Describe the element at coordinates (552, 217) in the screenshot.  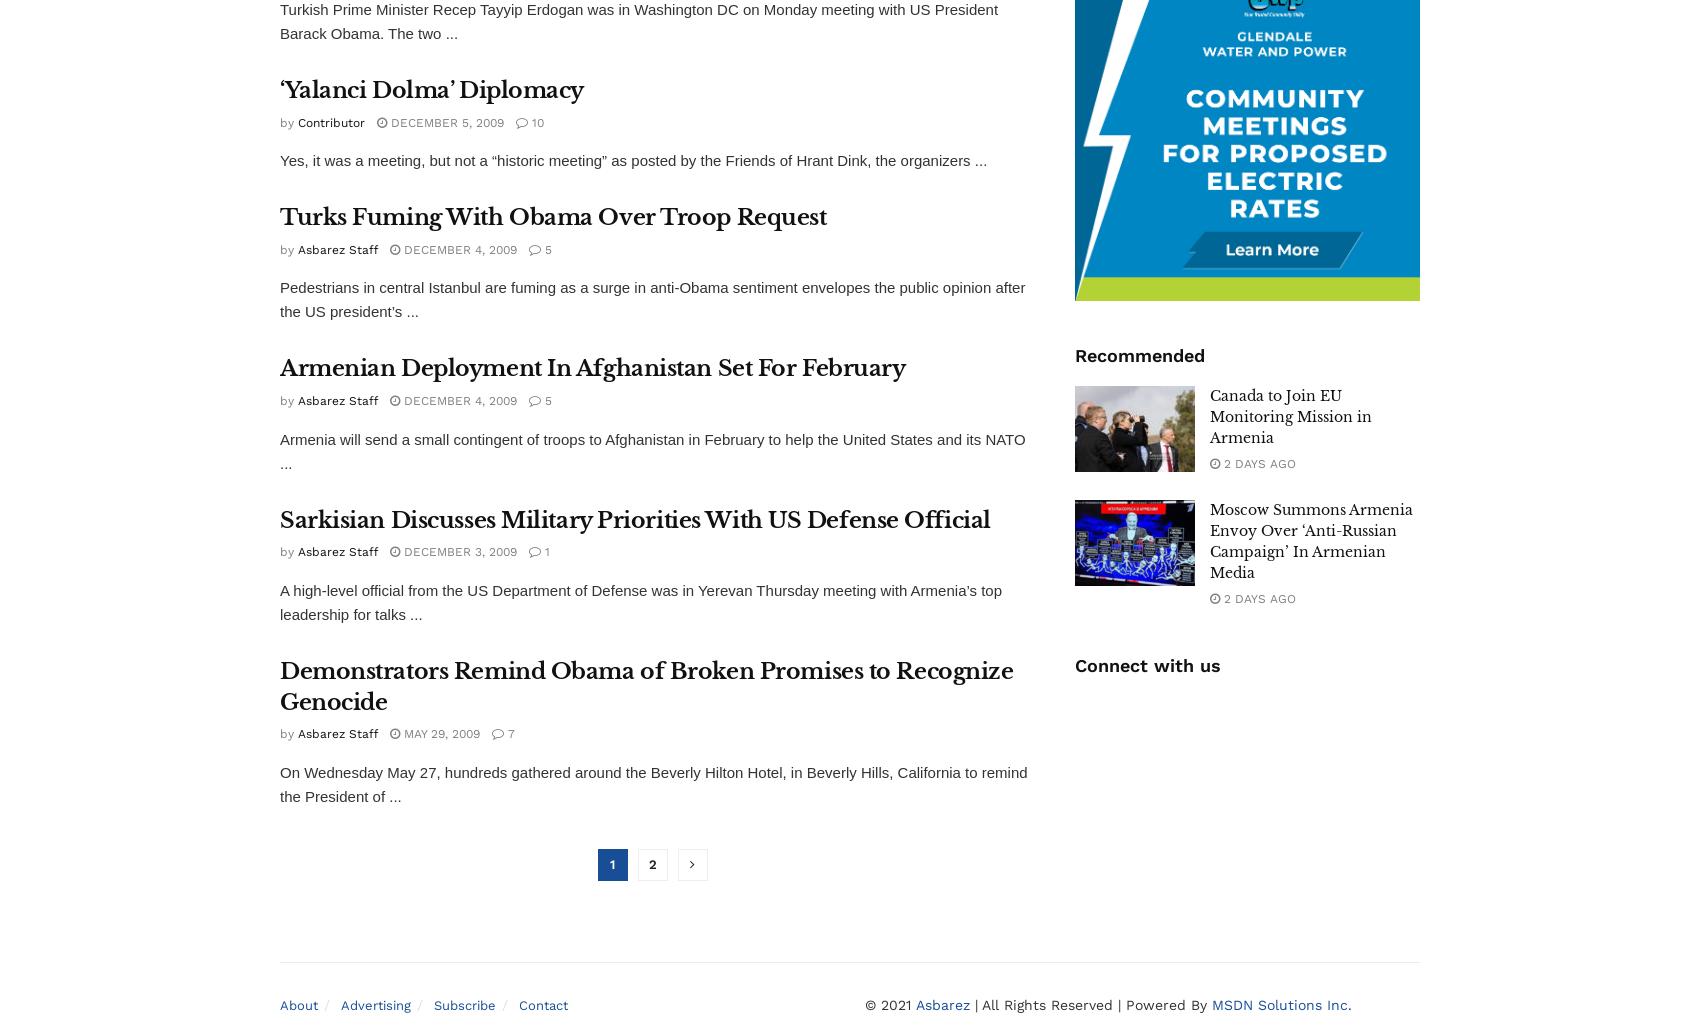
I see `'Turks Fuming With Obama Over Troop Request'` at that location.